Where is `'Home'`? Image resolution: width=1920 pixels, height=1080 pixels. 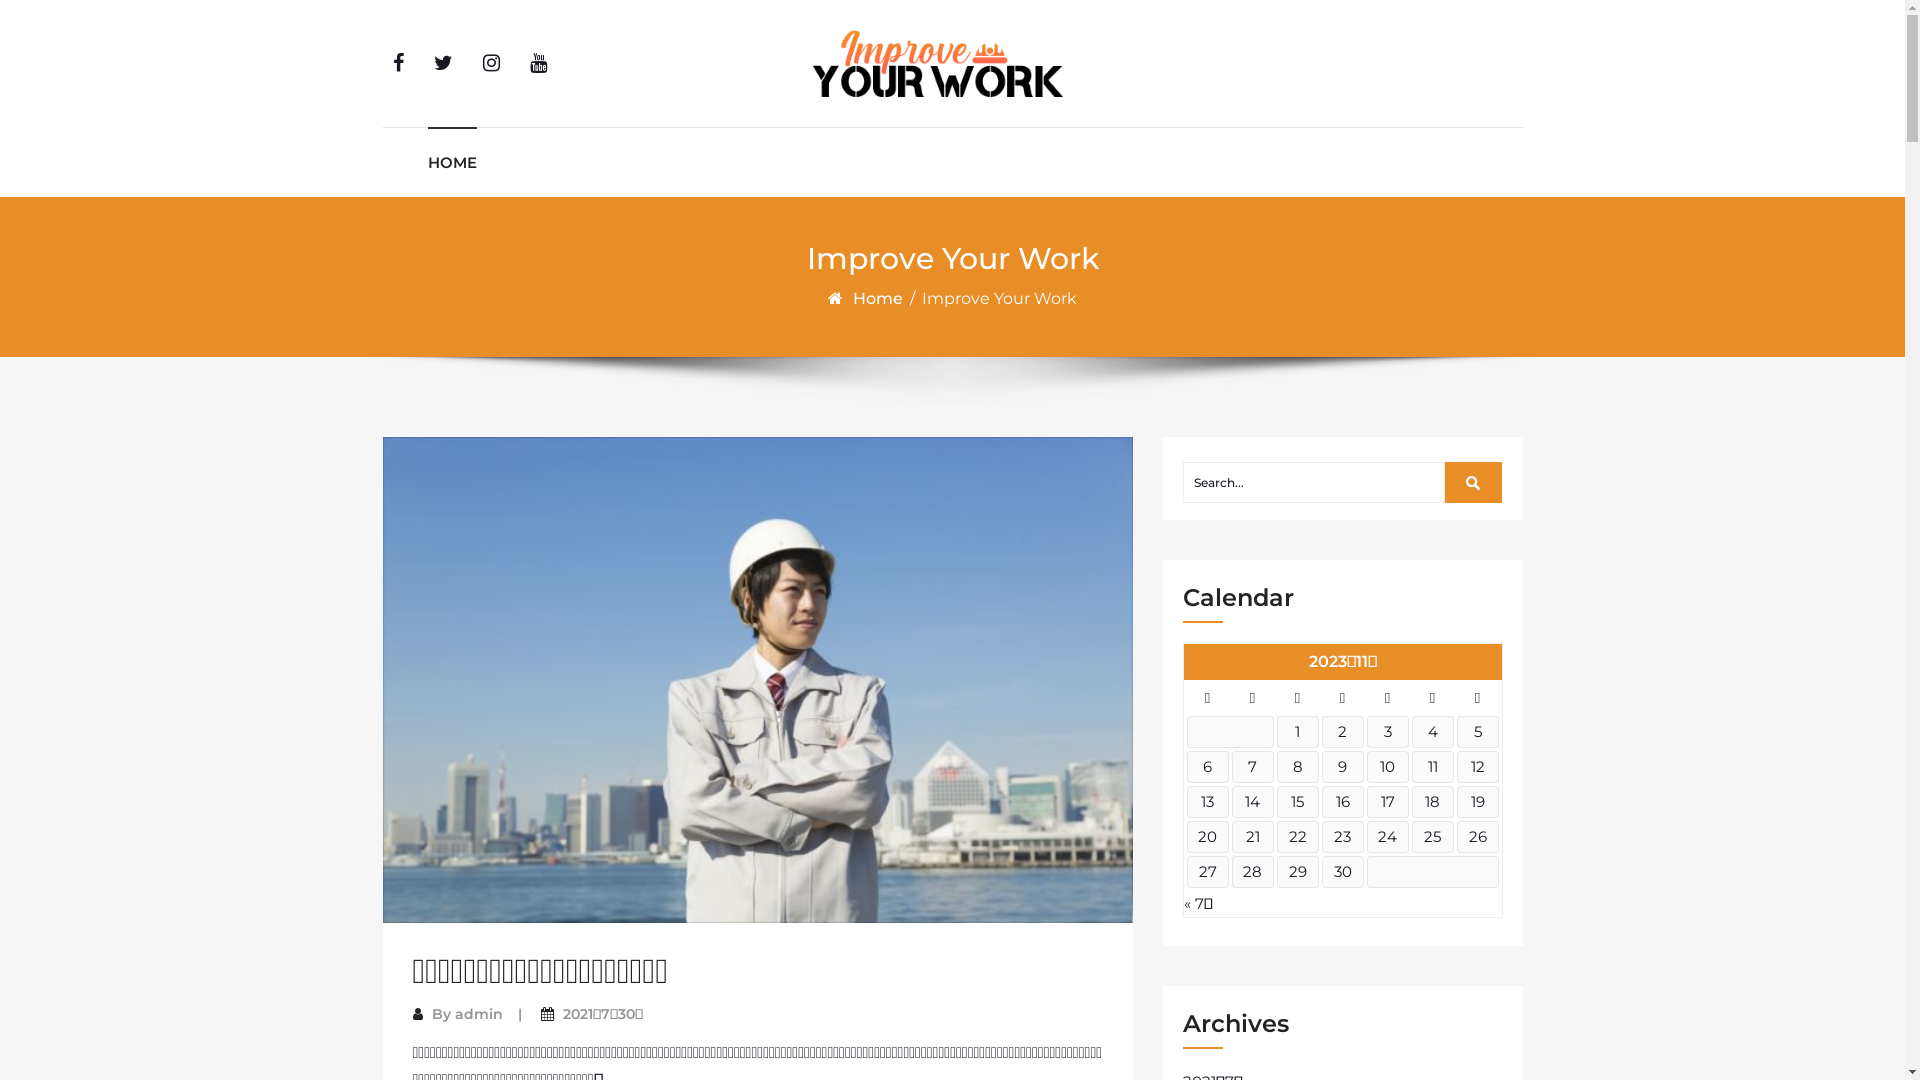 'Home' is located at coordinates (879, 298).